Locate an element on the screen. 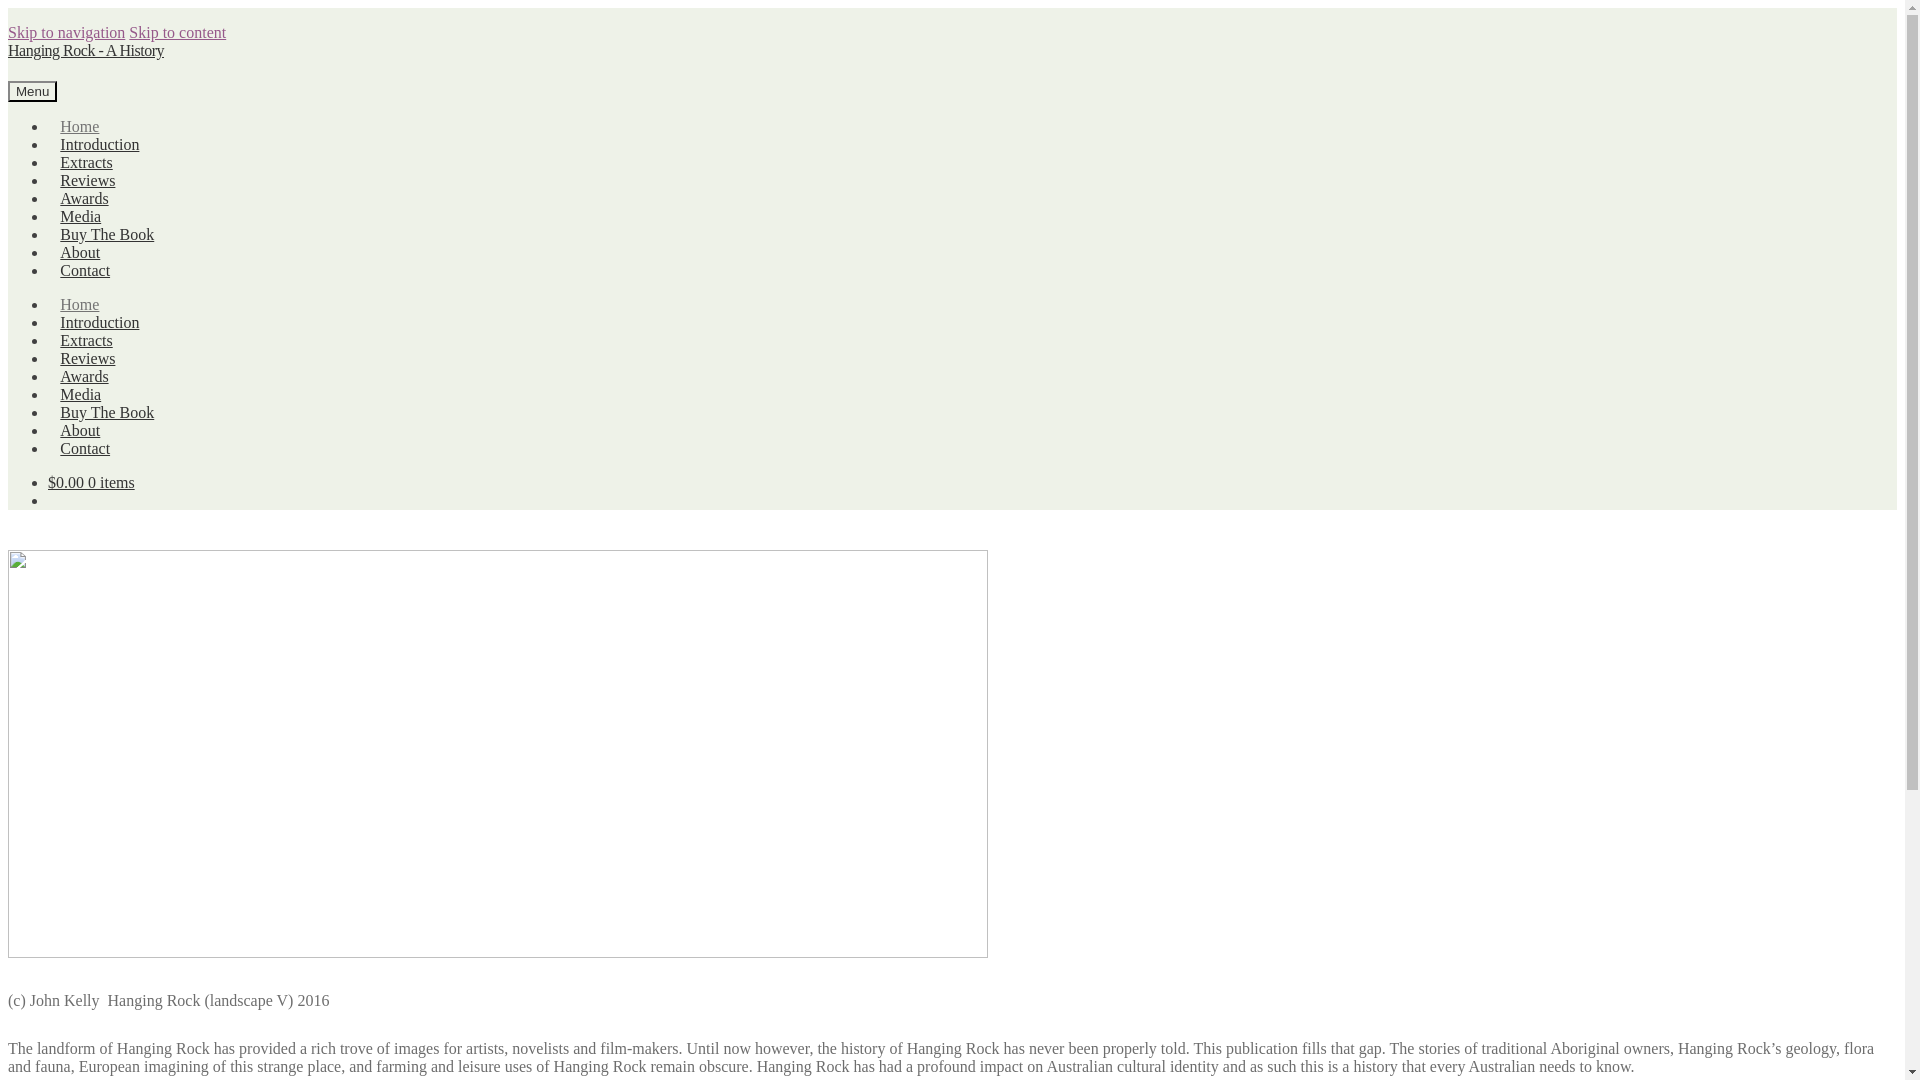 The image size is (1920, 1080). 'Skip to content' is located at coordinates (177, 32).